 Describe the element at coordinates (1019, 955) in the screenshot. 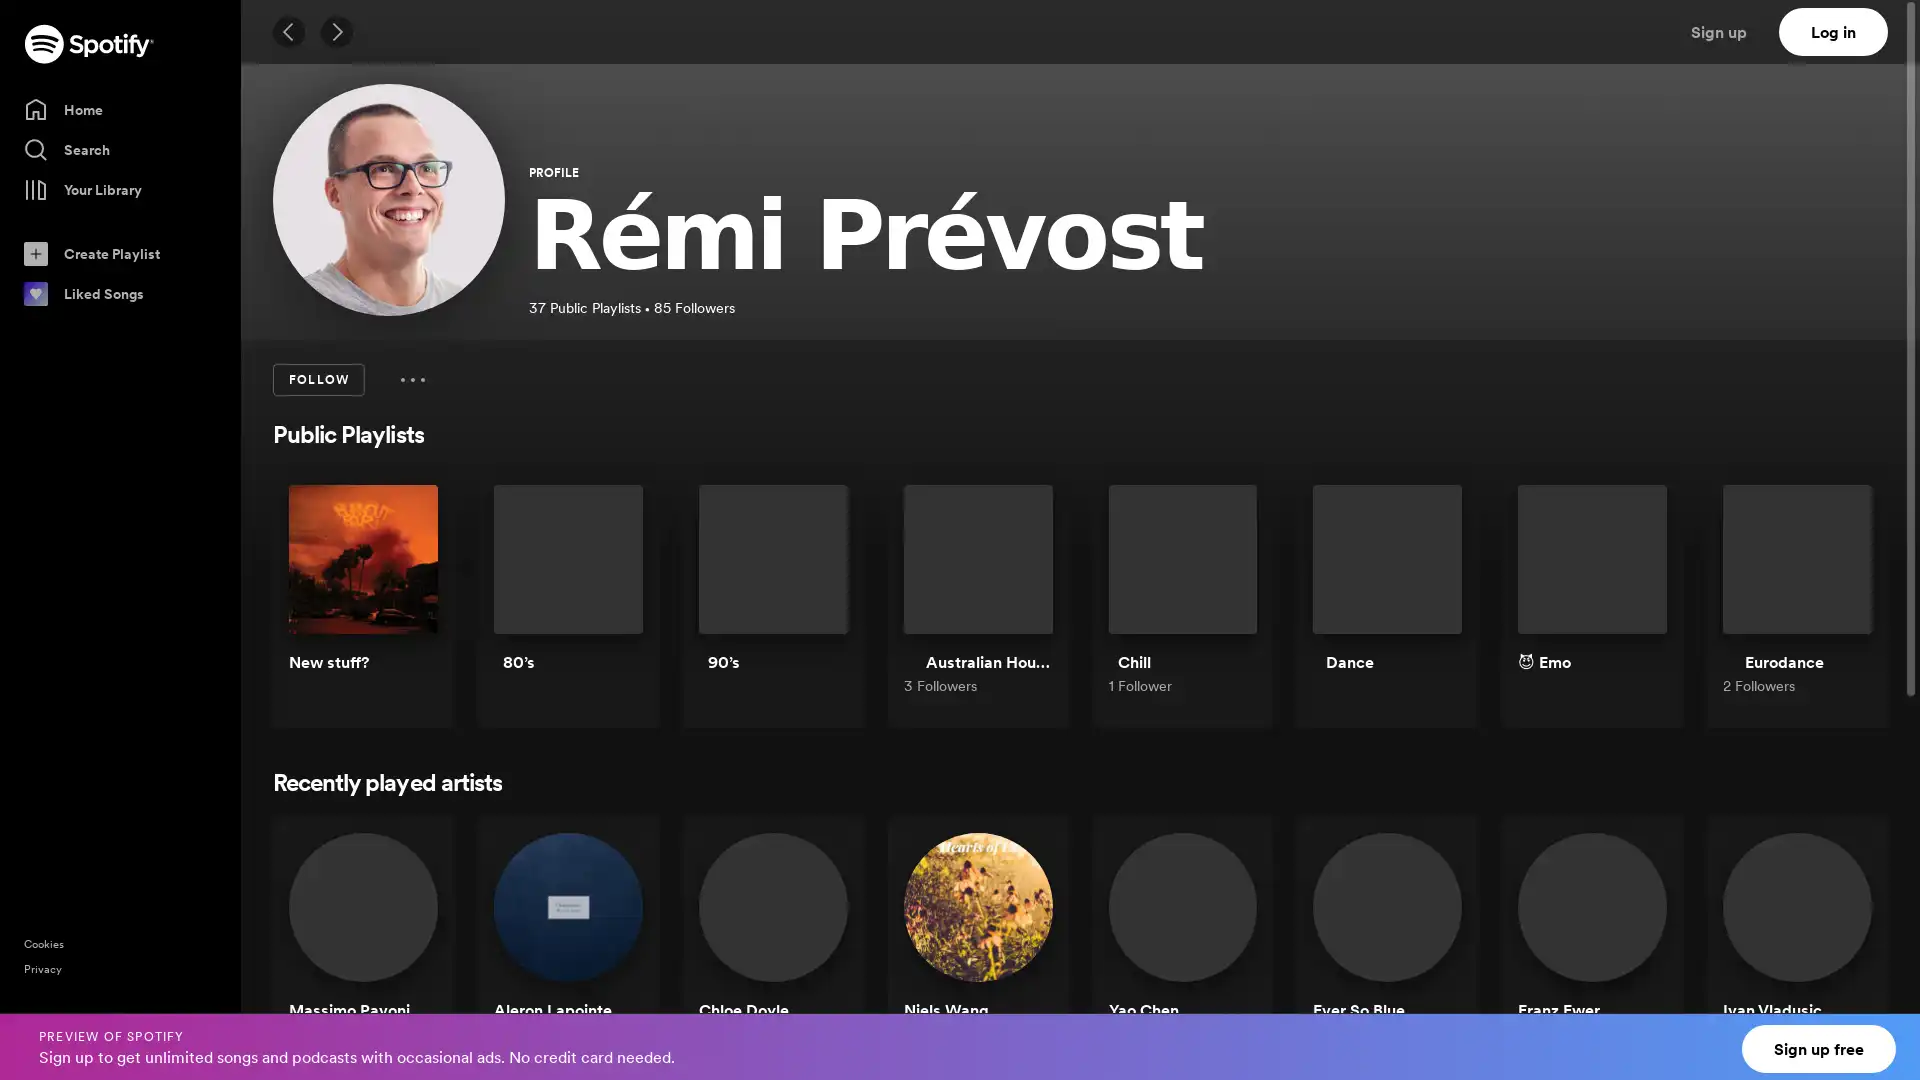

I see `Play Niels Wang` at that location.